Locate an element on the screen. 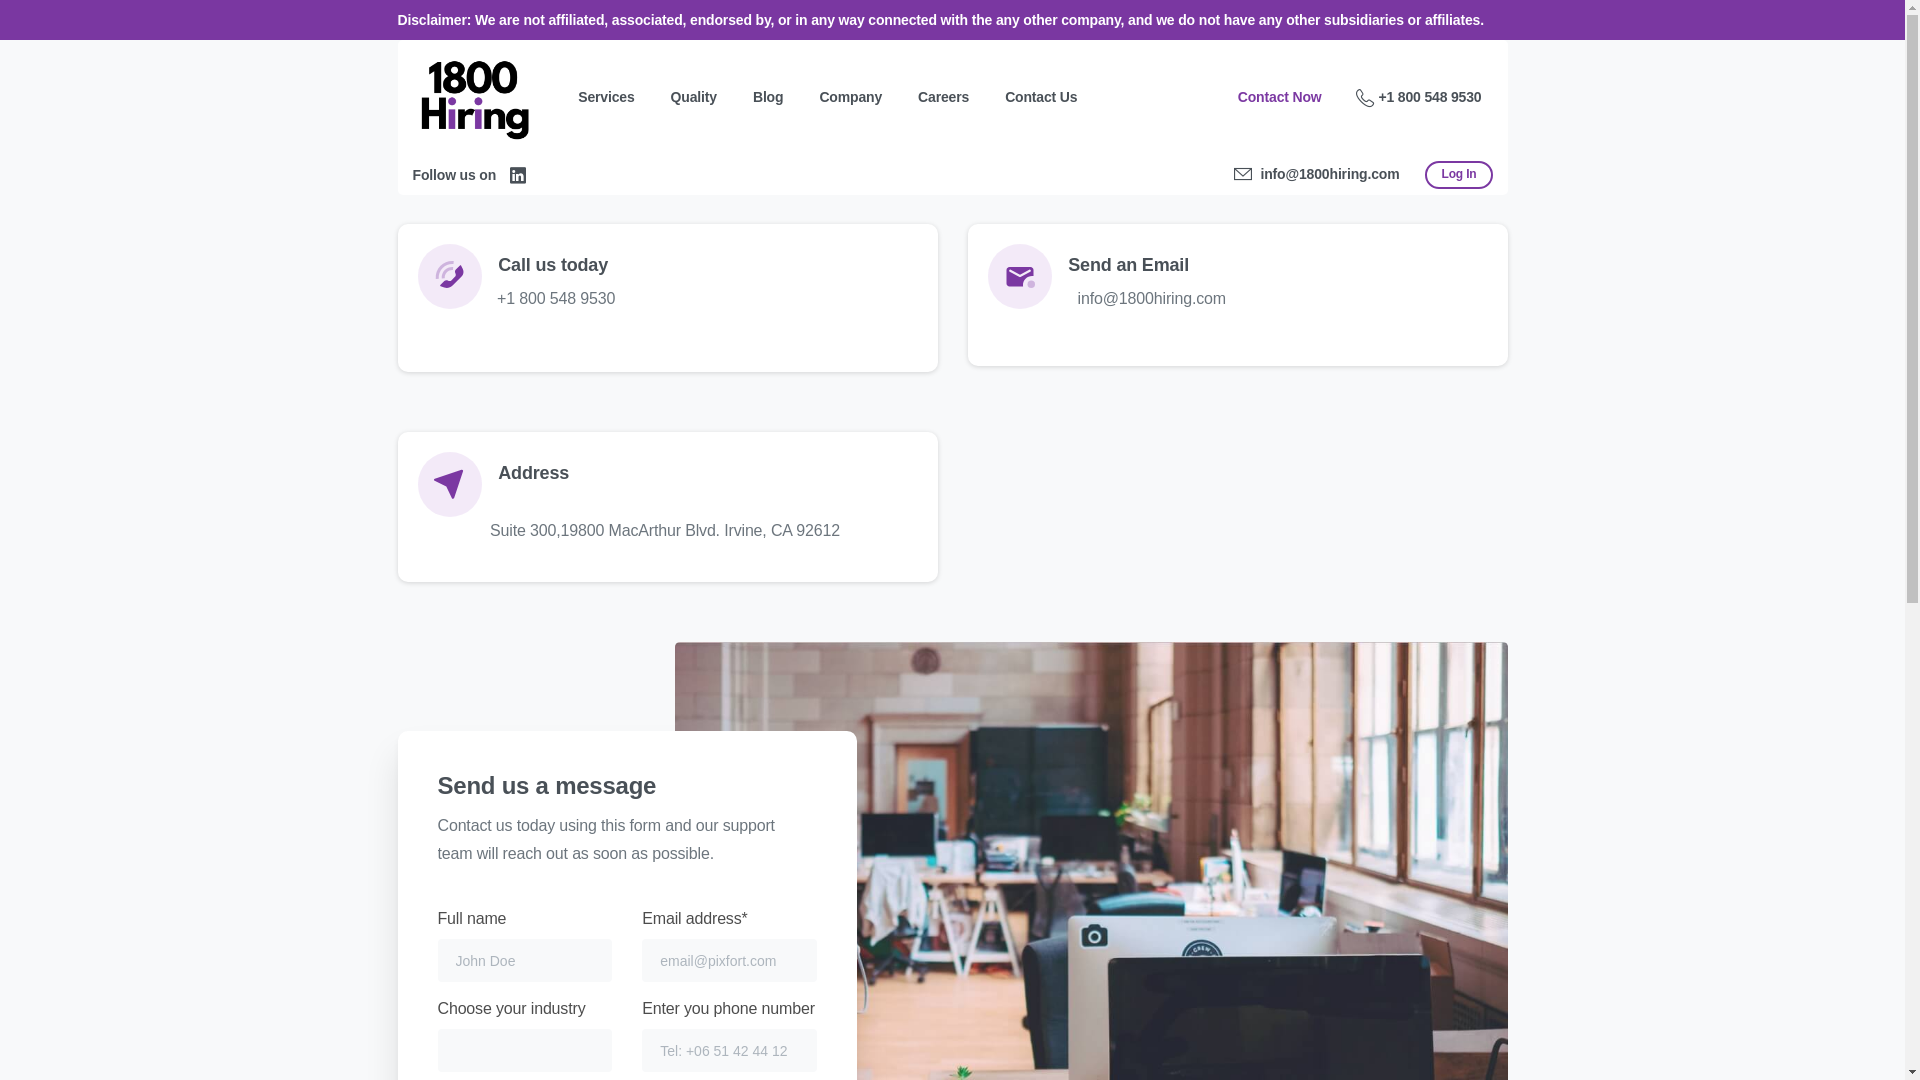 This screenshot has width=1920, height=1080. 'Contact Us' is located at coordinates (1040, 97).